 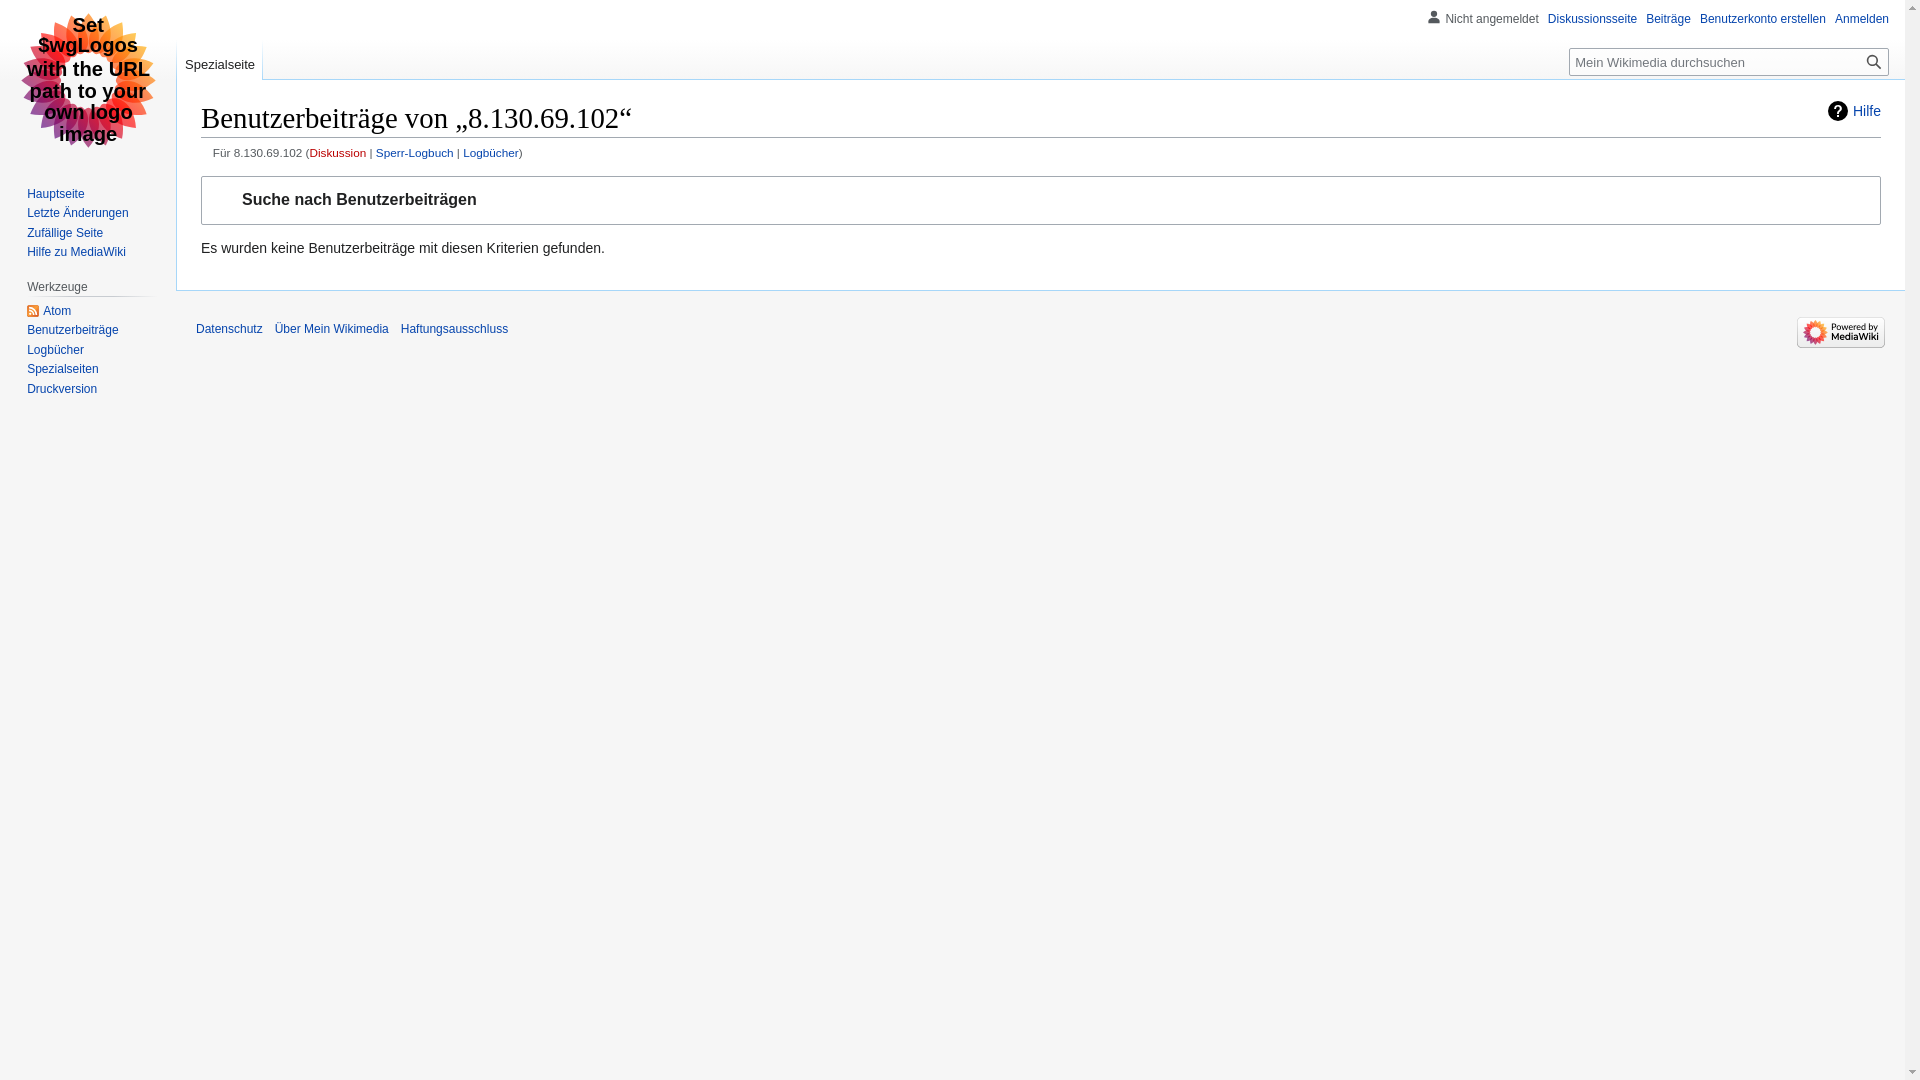 I want to click on 'Druckversion', so click(x=62, y=389).